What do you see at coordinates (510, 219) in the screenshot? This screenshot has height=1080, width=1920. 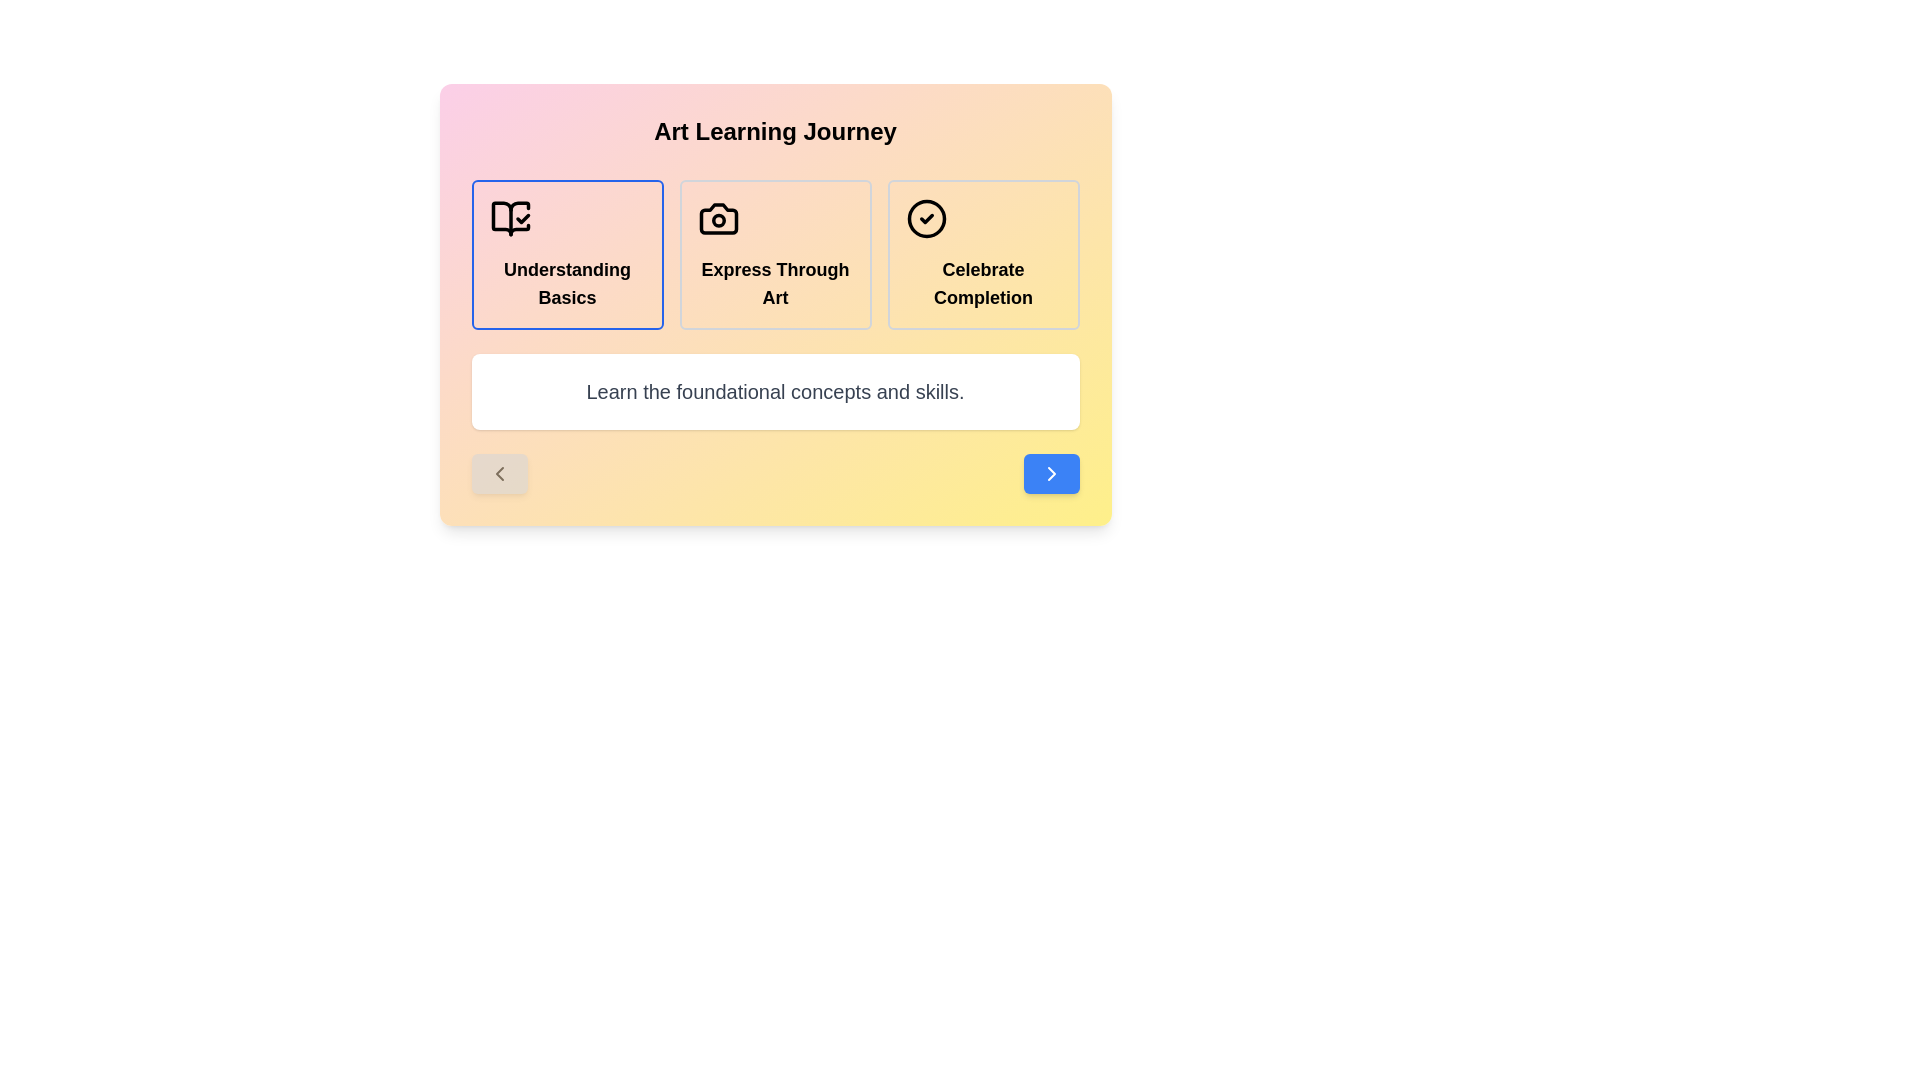 I see `the icon representing the phase Understanding Basics` at bounding box center [510, 219].